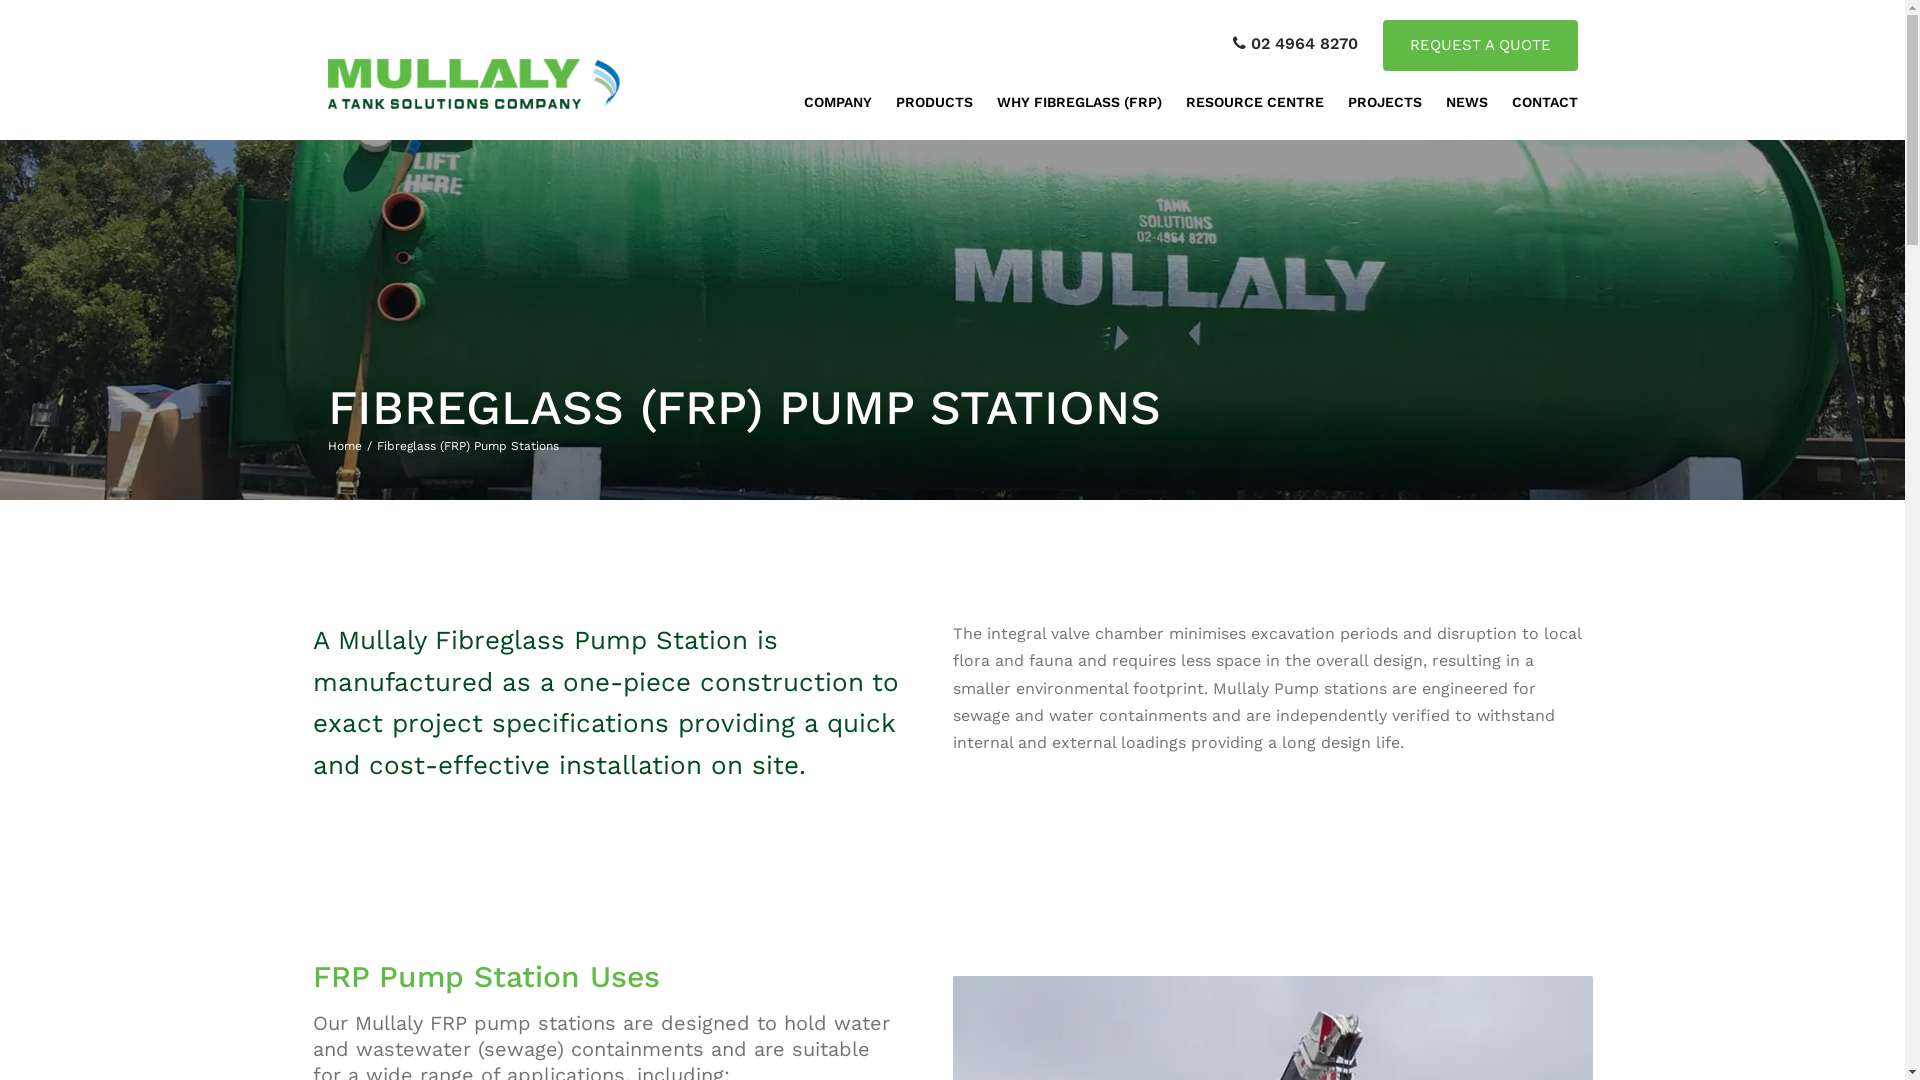 The image size is (1920, 1080). I want to click on '02 4964 8270', so click(1294, 43).